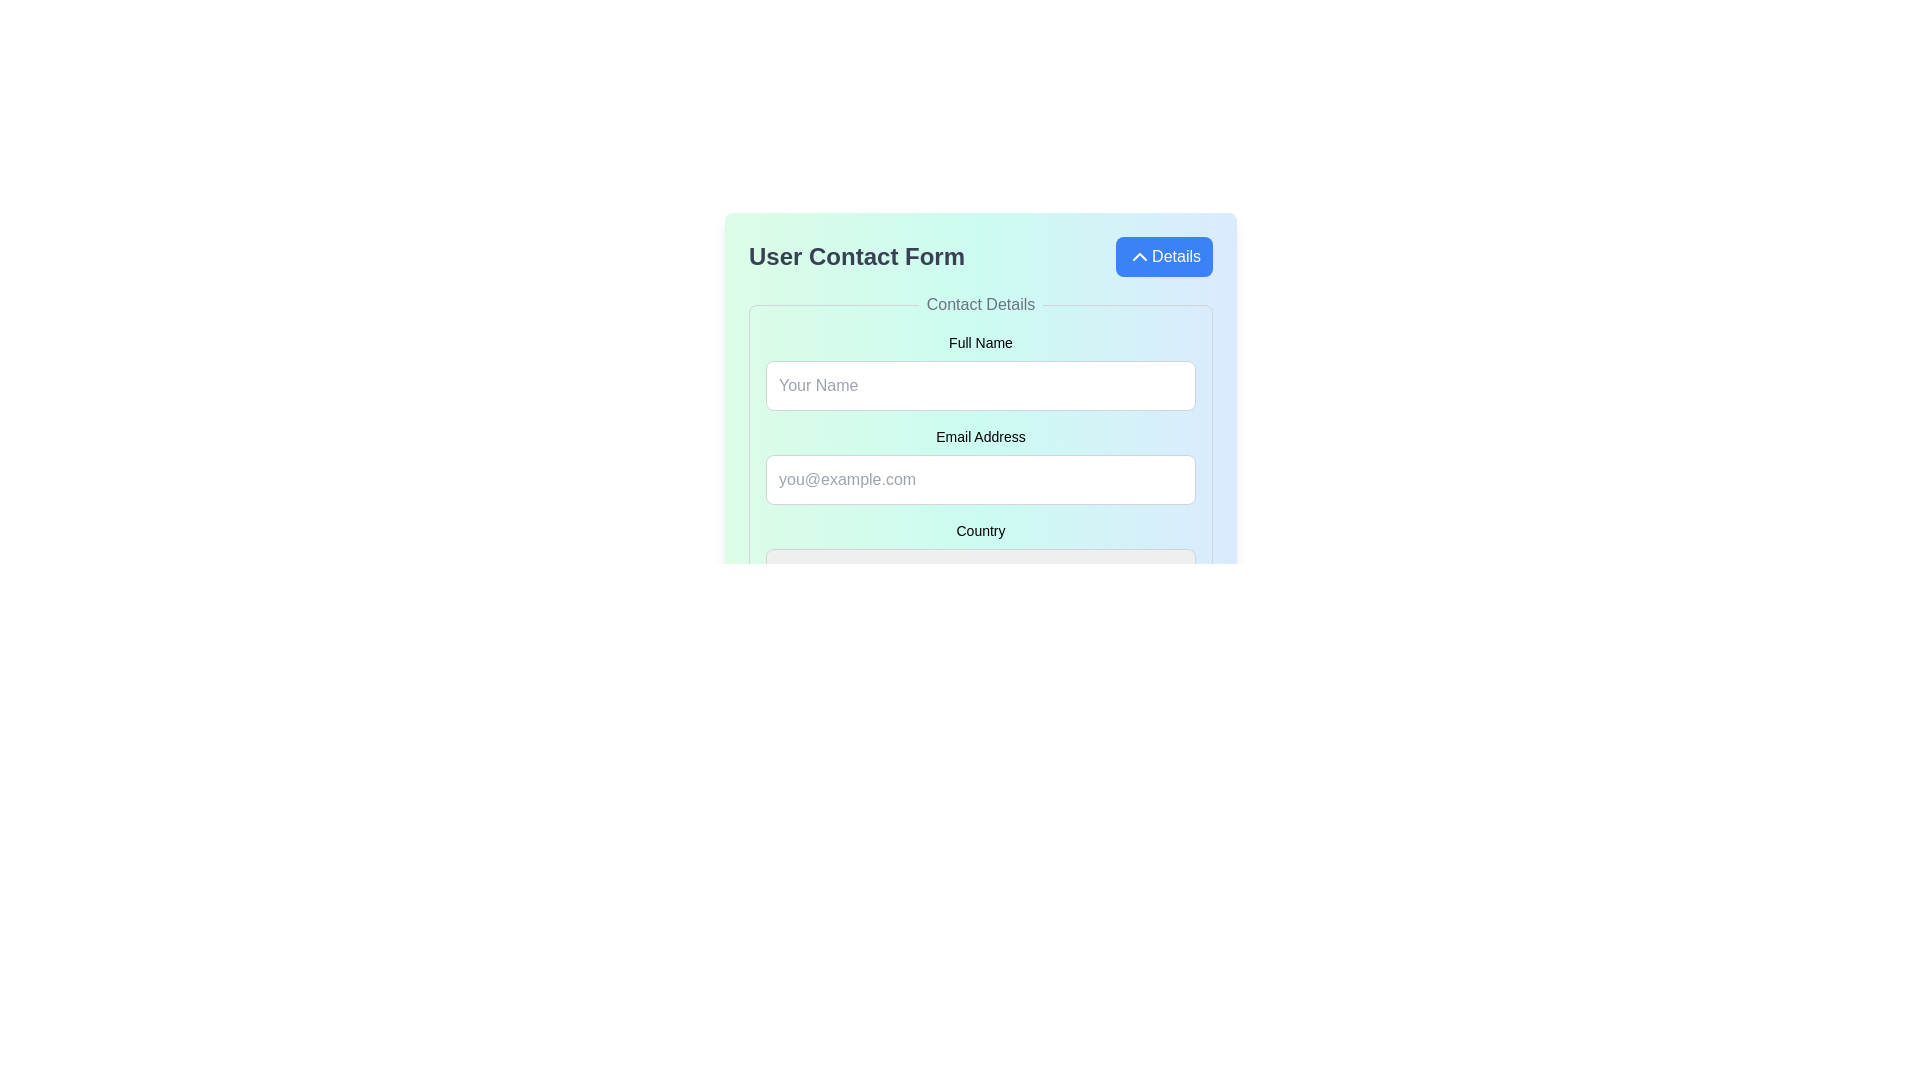 Image resolution: width=1920 pixels, height=1080 pixels. Describe the element at coordinates (1164, 256) in the screenshot. I see `the 'Details' button with a blue background and white text, located at the top-right corner of the 'User Contact Form' section header` at that location.